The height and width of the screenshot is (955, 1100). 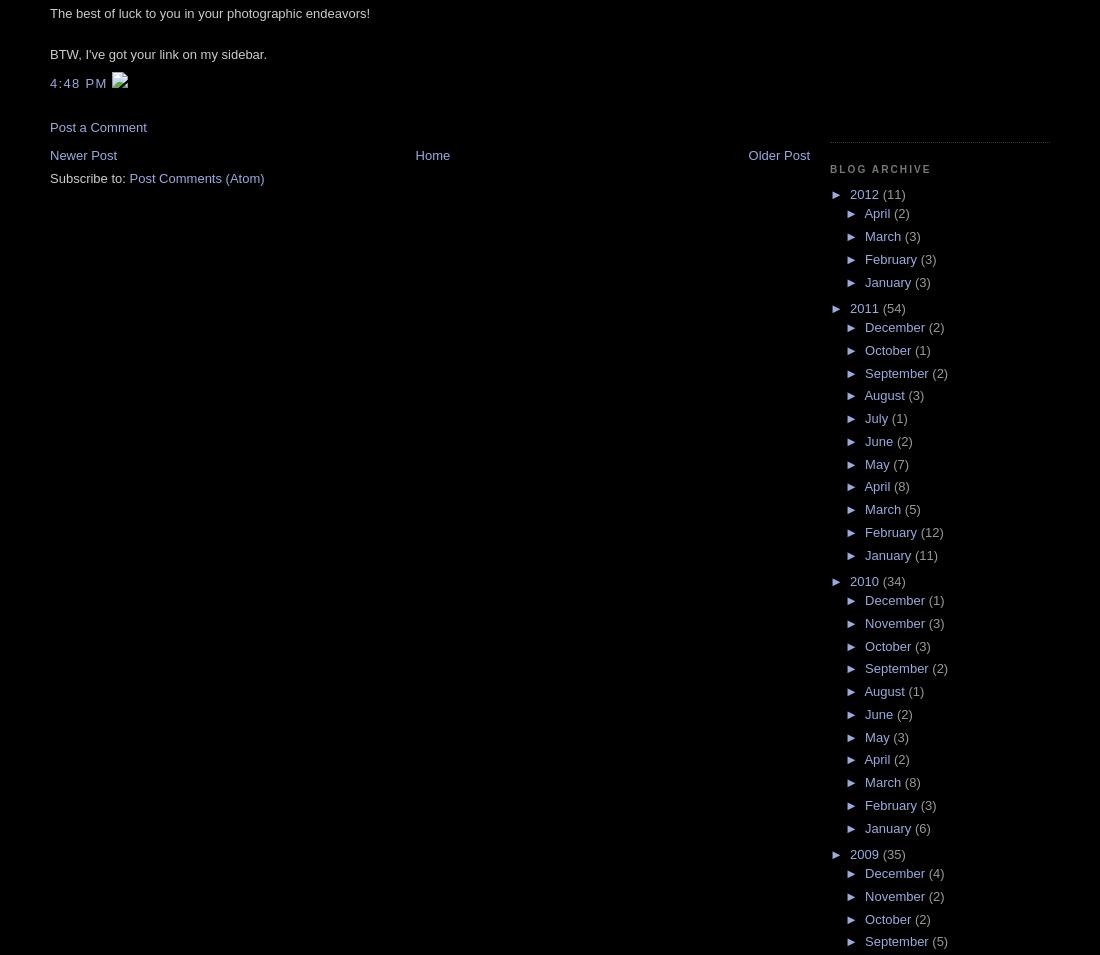 What do you see at coordinates (195, 177) in the screenshot?
I see `'Post Comments (Atom)'` at bounding box center [195, 177].